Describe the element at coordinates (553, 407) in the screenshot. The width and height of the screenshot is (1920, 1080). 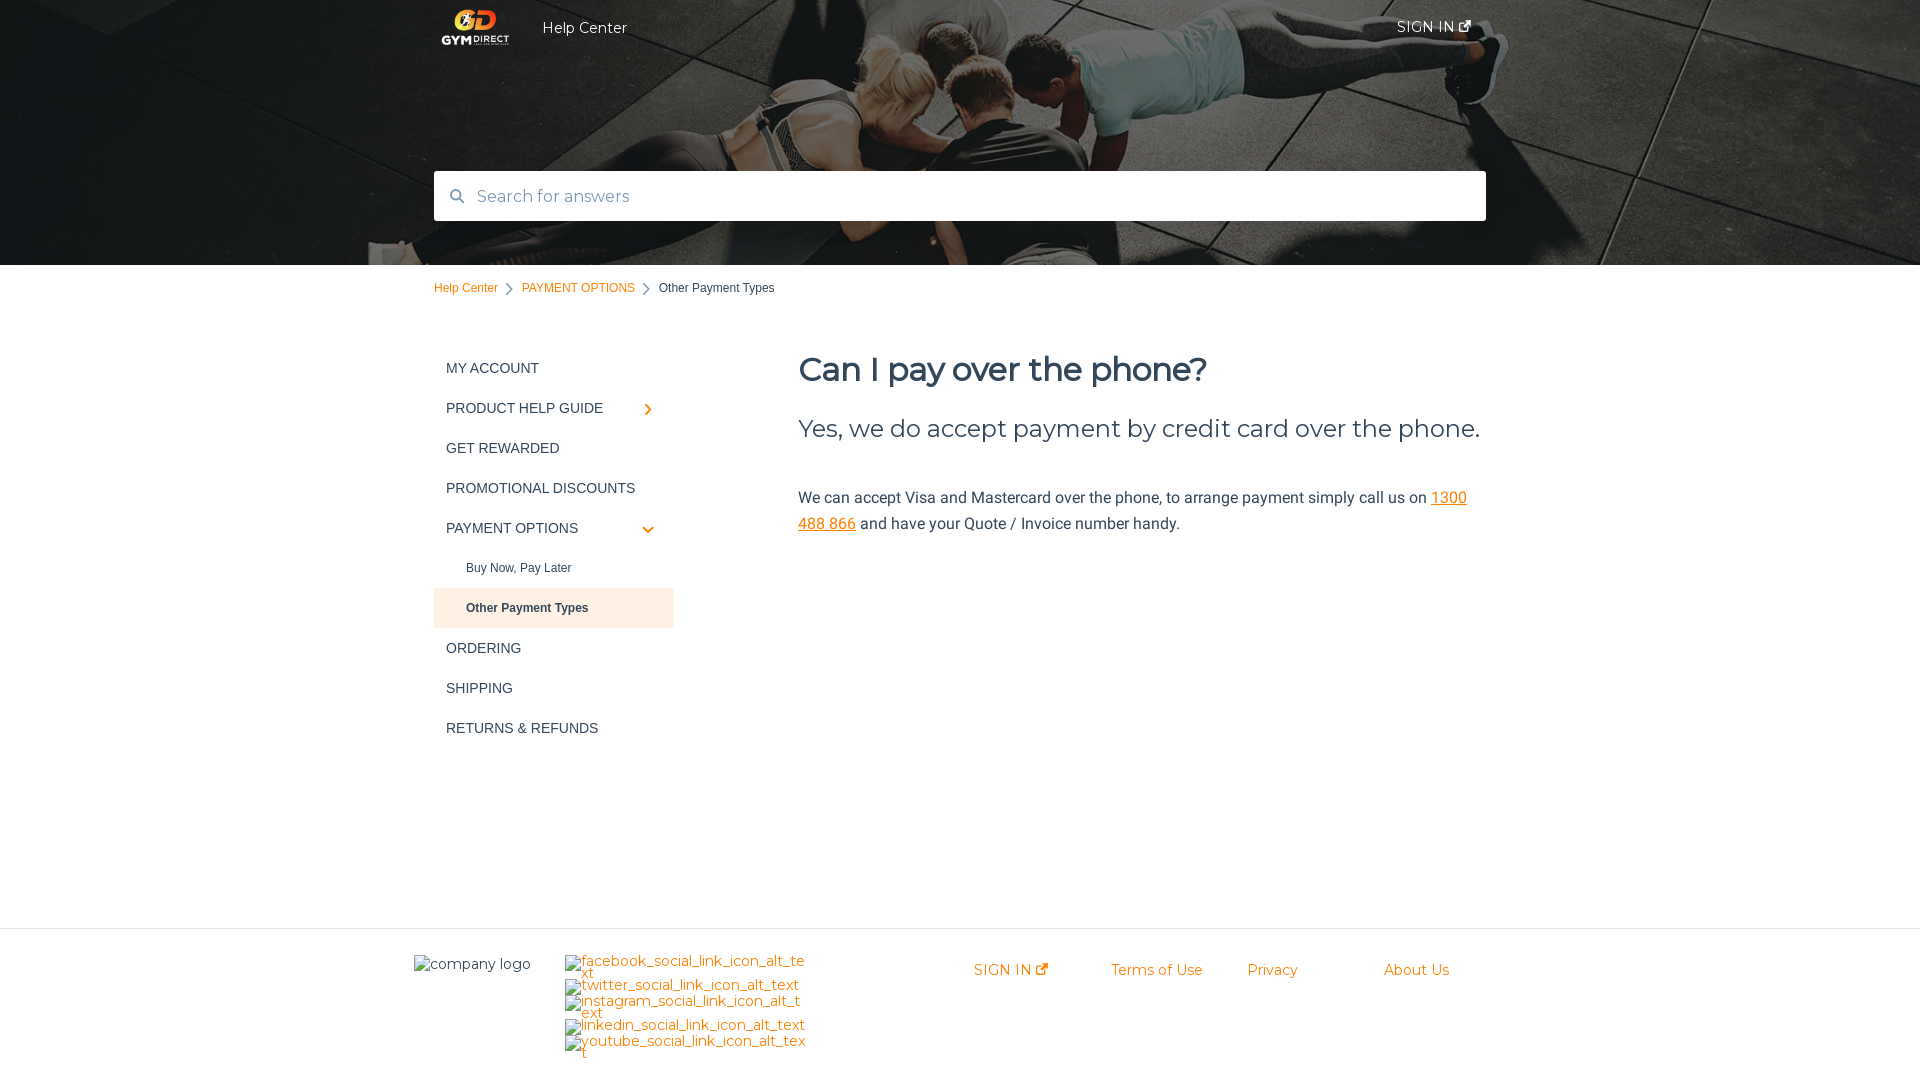
I see `'PRODUCT HELP GUIDE'` at that location.